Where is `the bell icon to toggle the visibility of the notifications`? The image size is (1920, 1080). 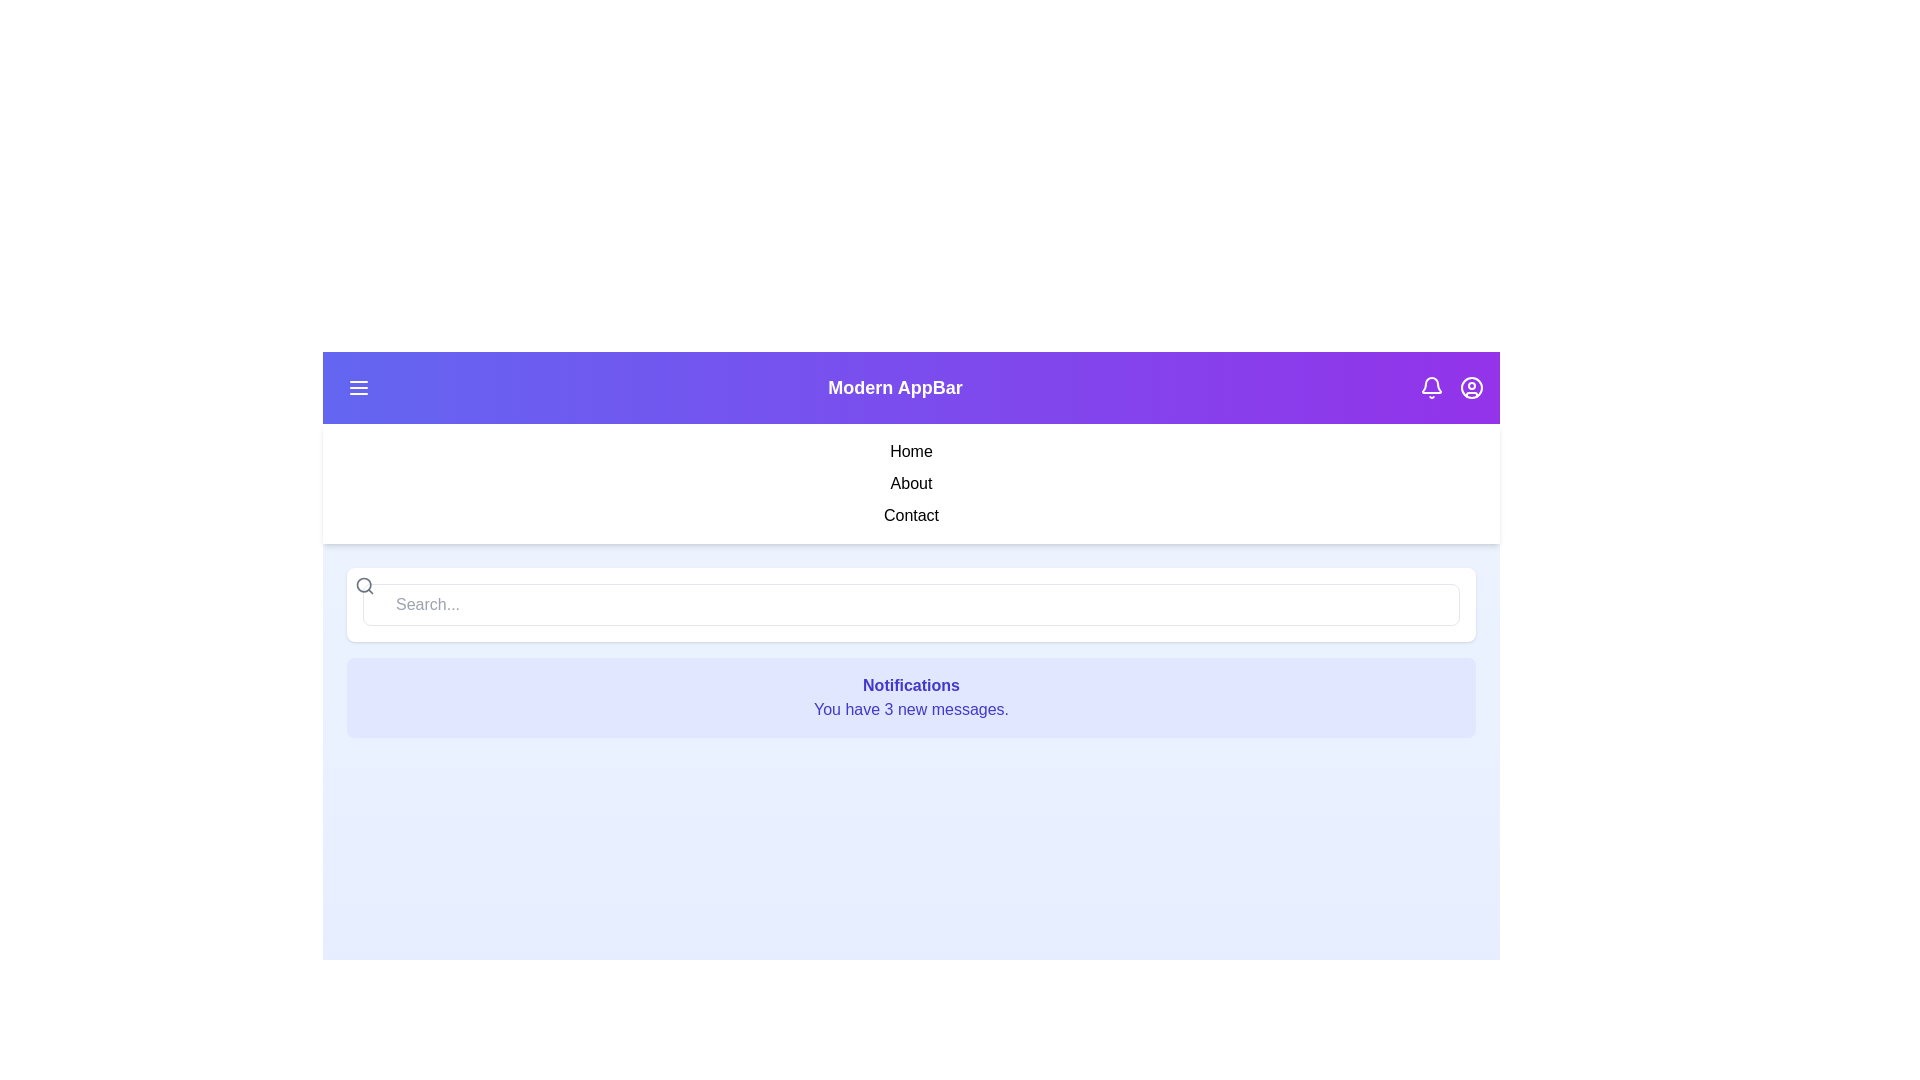
the bell icon to toggle the visibility of the notifications is located at coordinates (1430, 388).